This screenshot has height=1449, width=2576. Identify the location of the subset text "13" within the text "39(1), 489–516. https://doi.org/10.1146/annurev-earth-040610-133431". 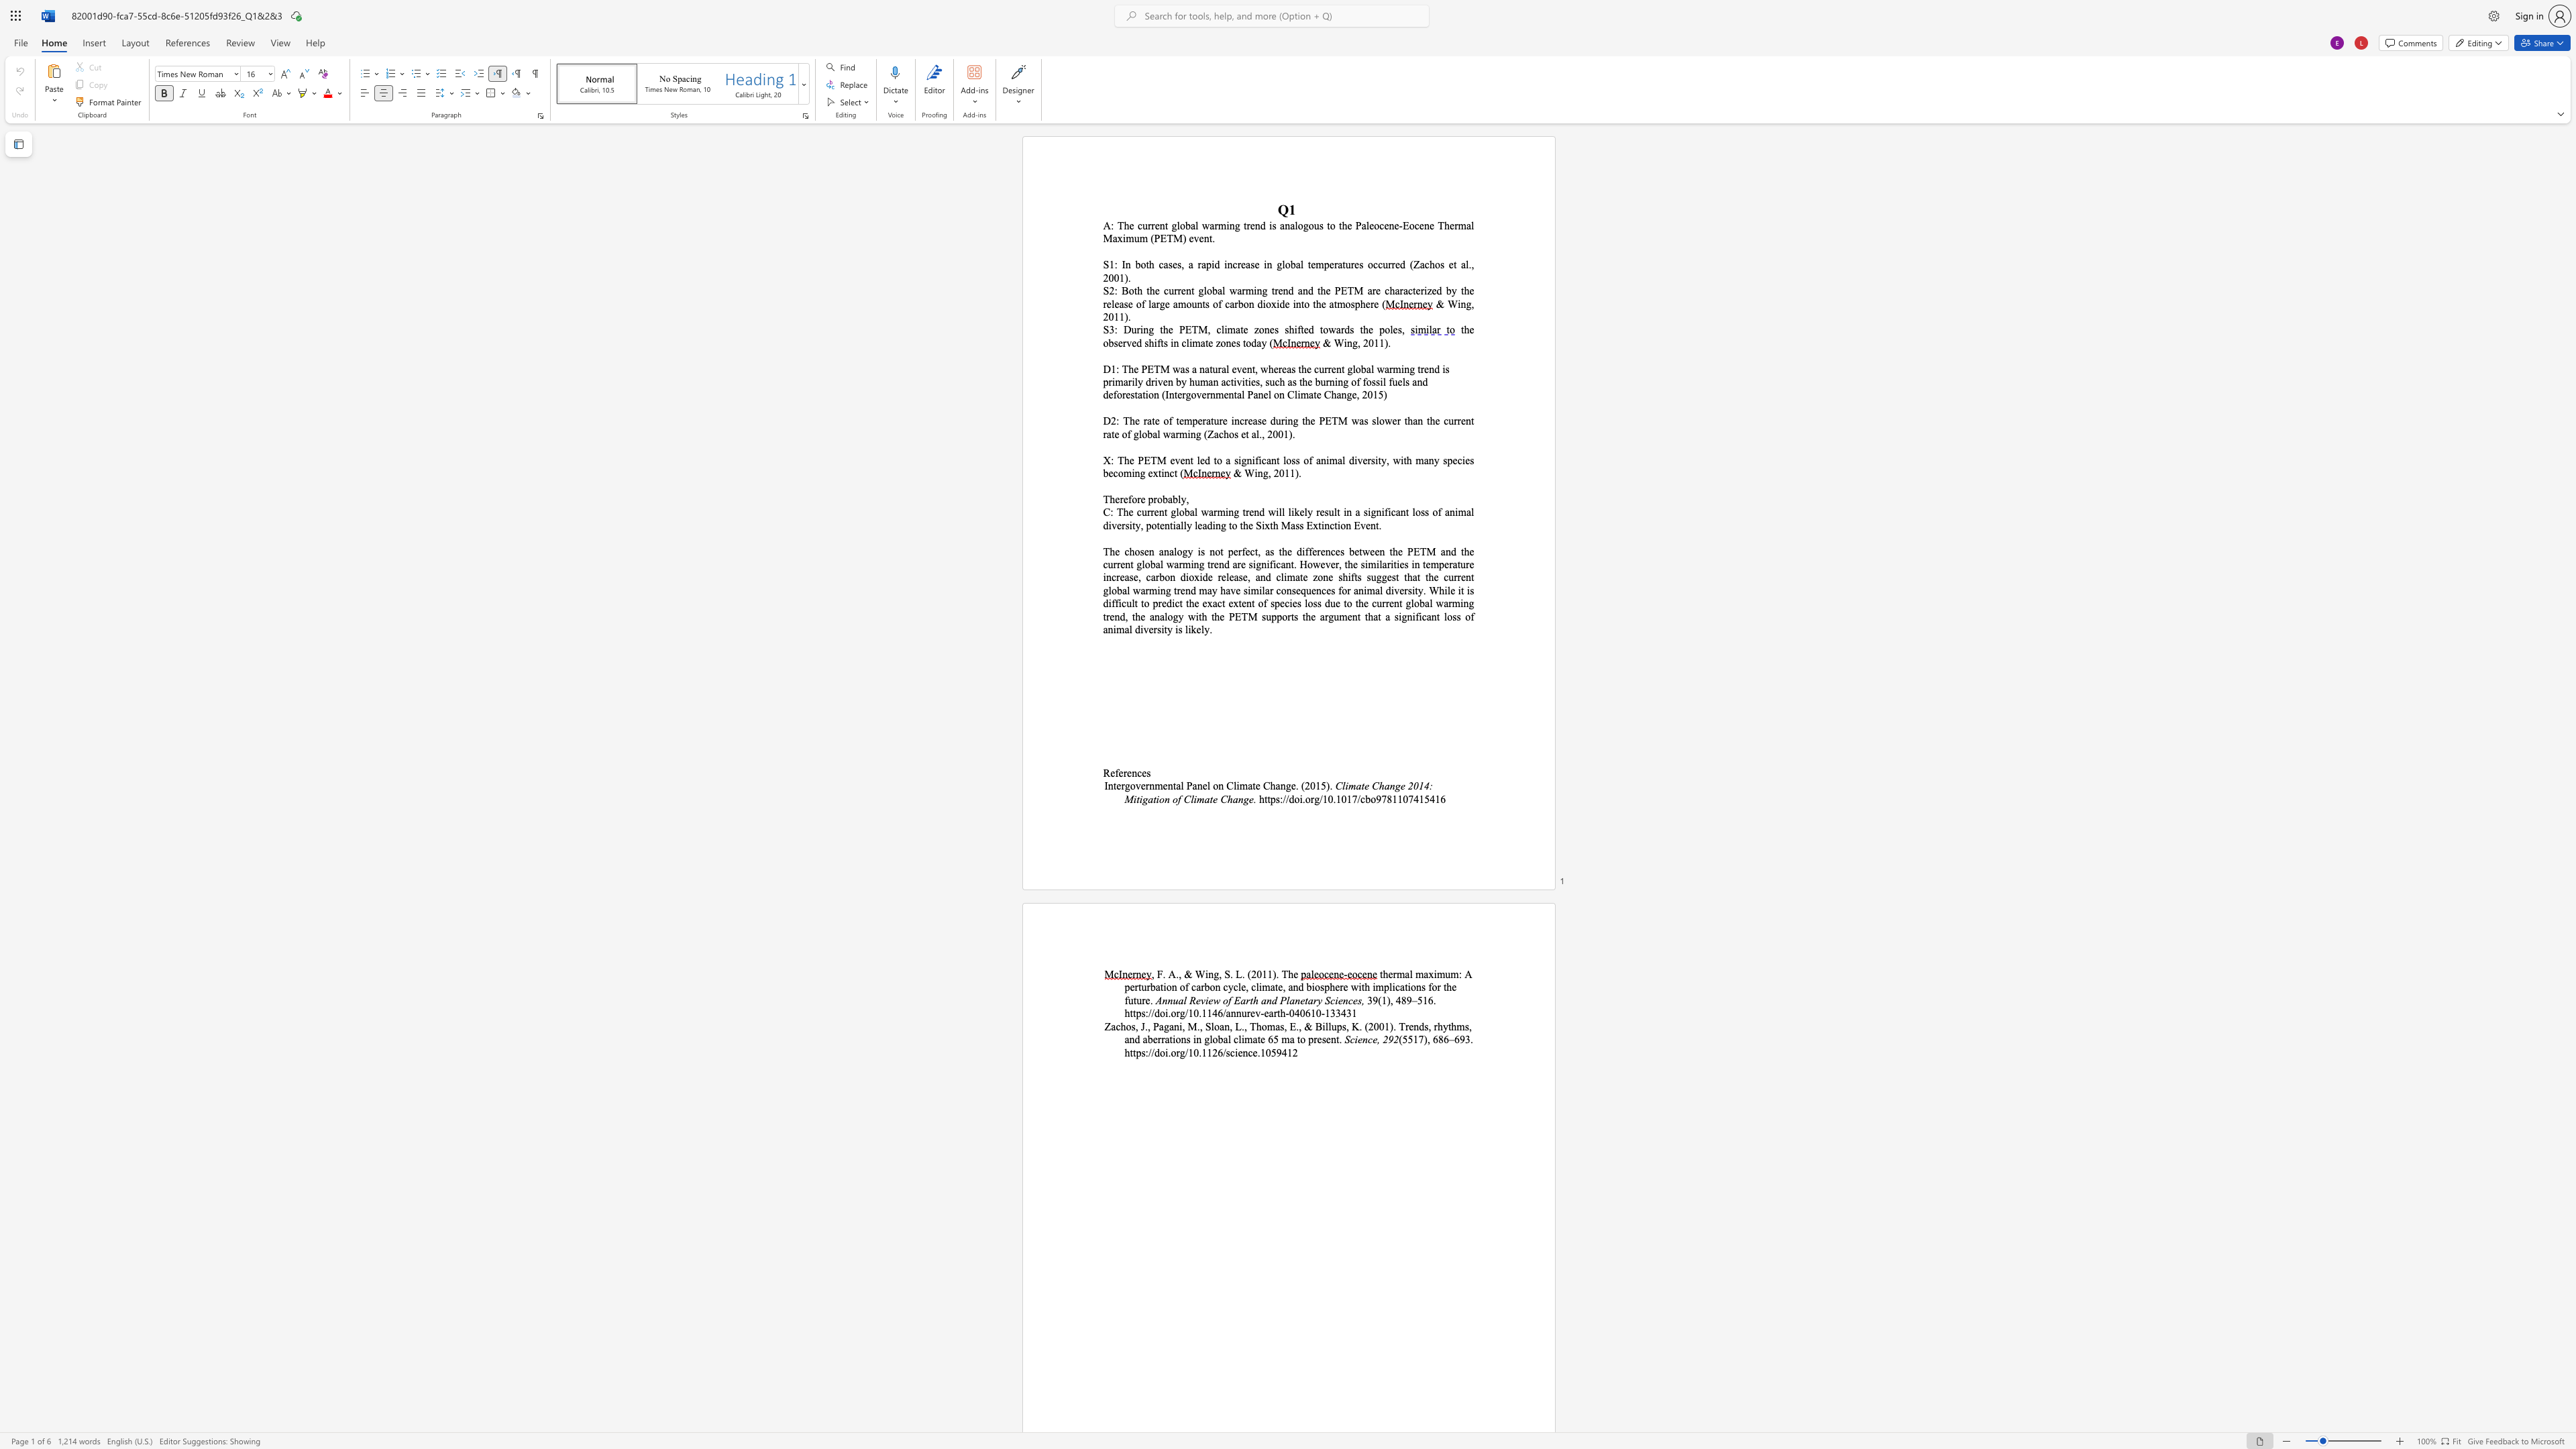
(1324, 1012).